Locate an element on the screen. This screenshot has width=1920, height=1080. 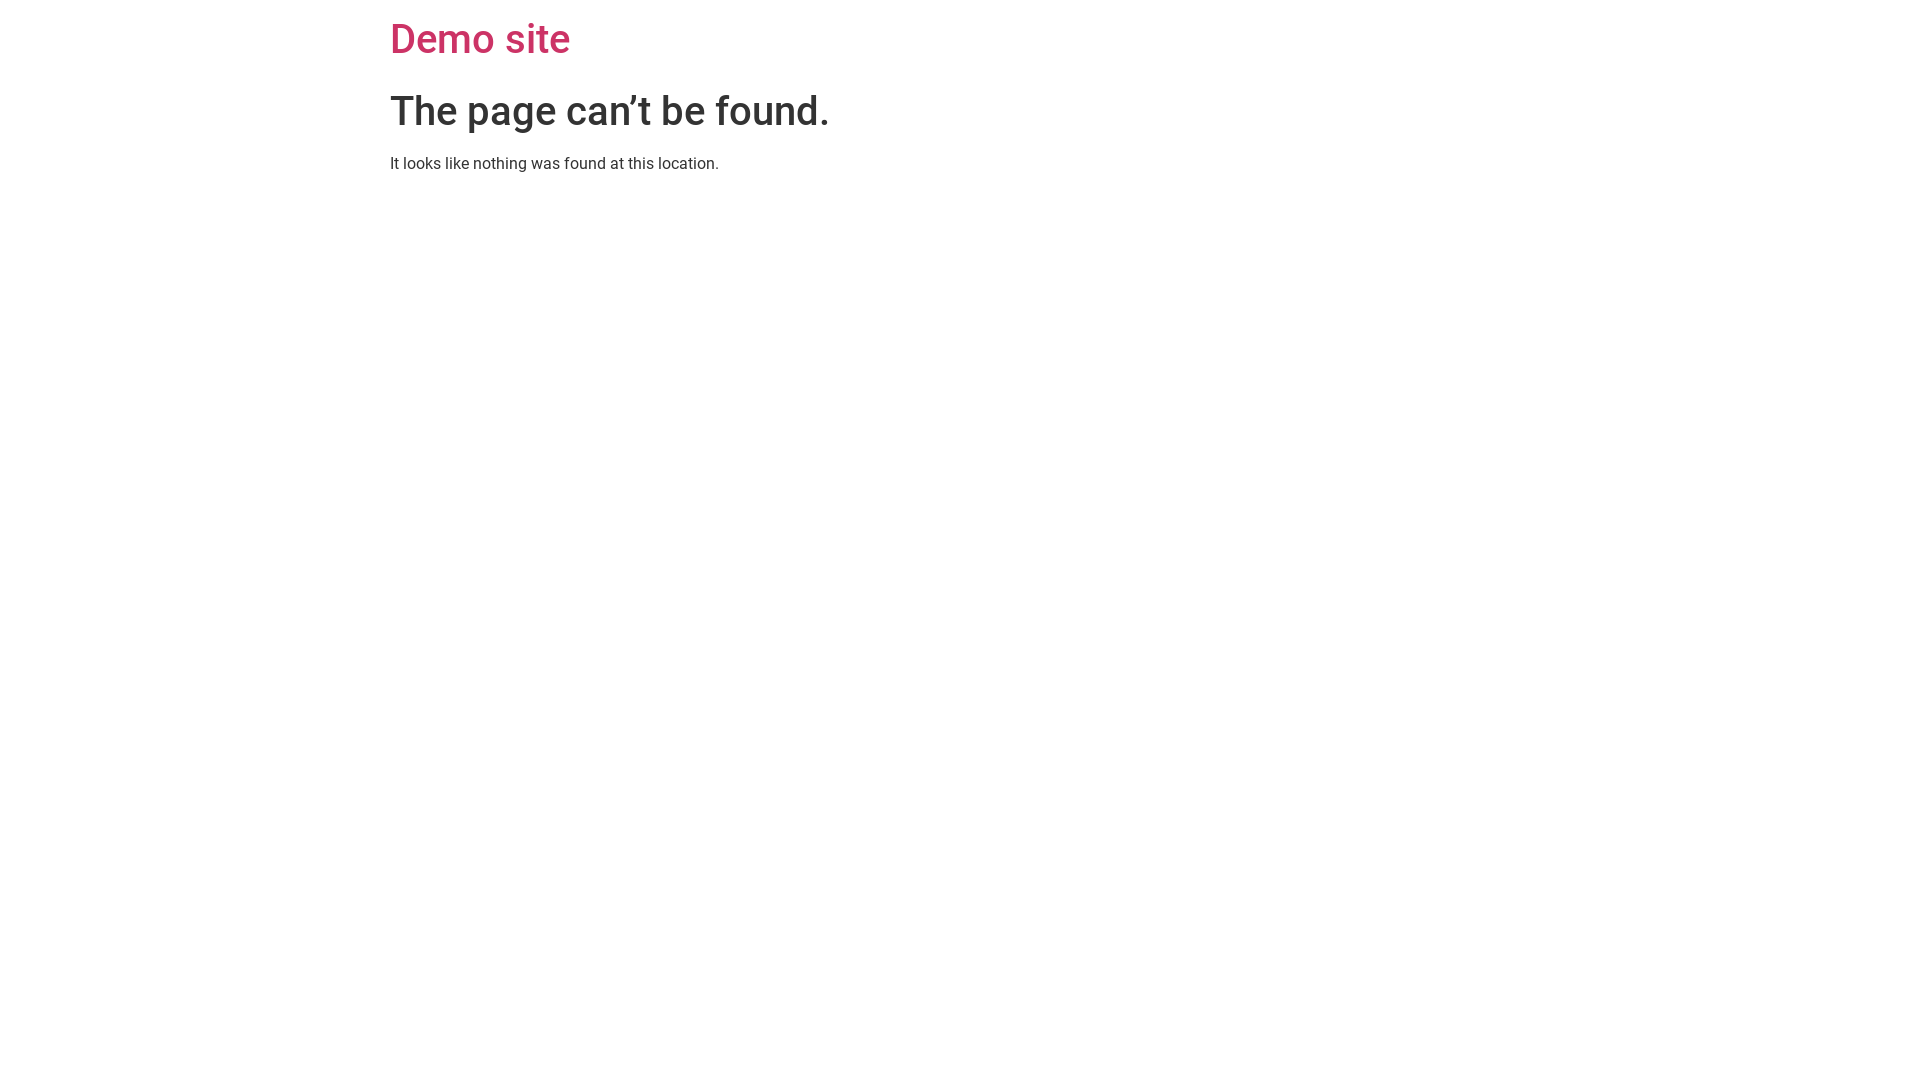
'Demo site' is located at coordinates (480, 39).